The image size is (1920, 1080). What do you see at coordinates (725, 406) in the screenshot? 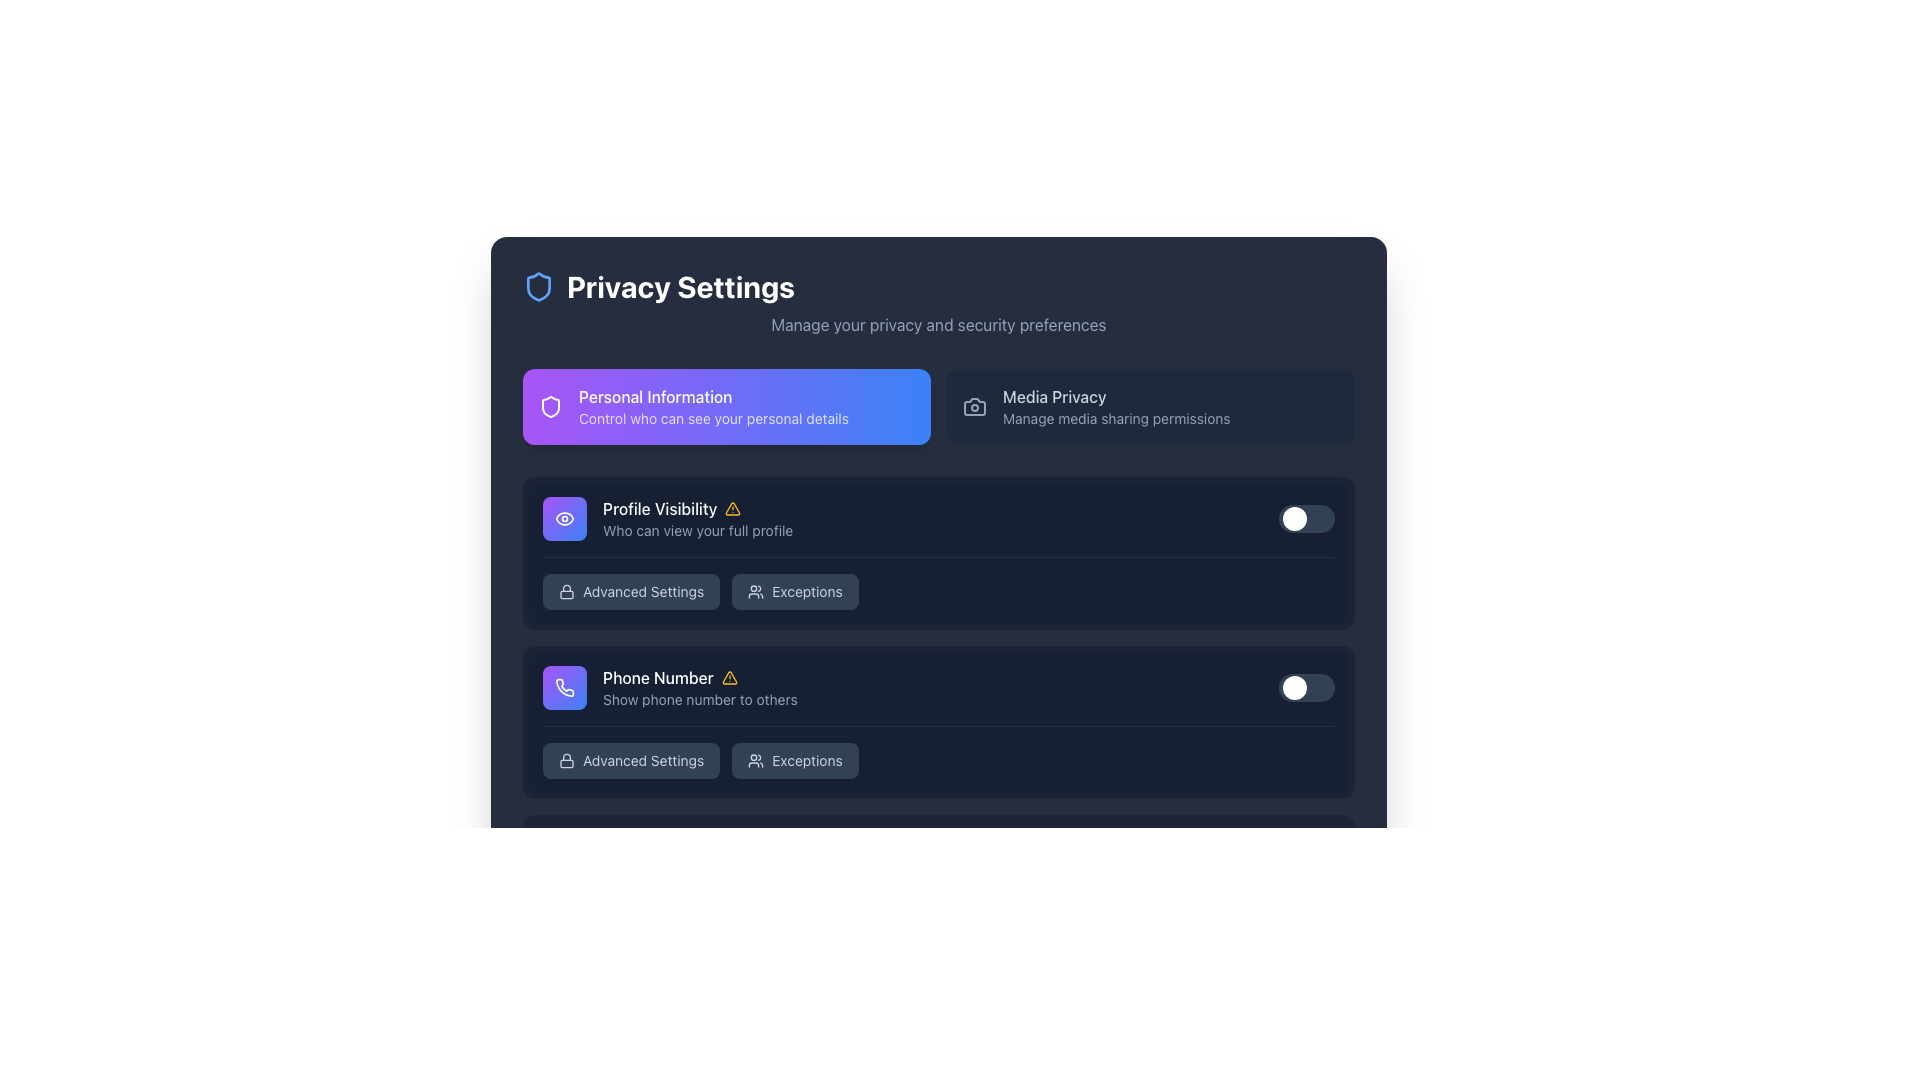
I see `the first interactive card or button in the 'Privacy Settings' section` at bounding box center [725, 406].